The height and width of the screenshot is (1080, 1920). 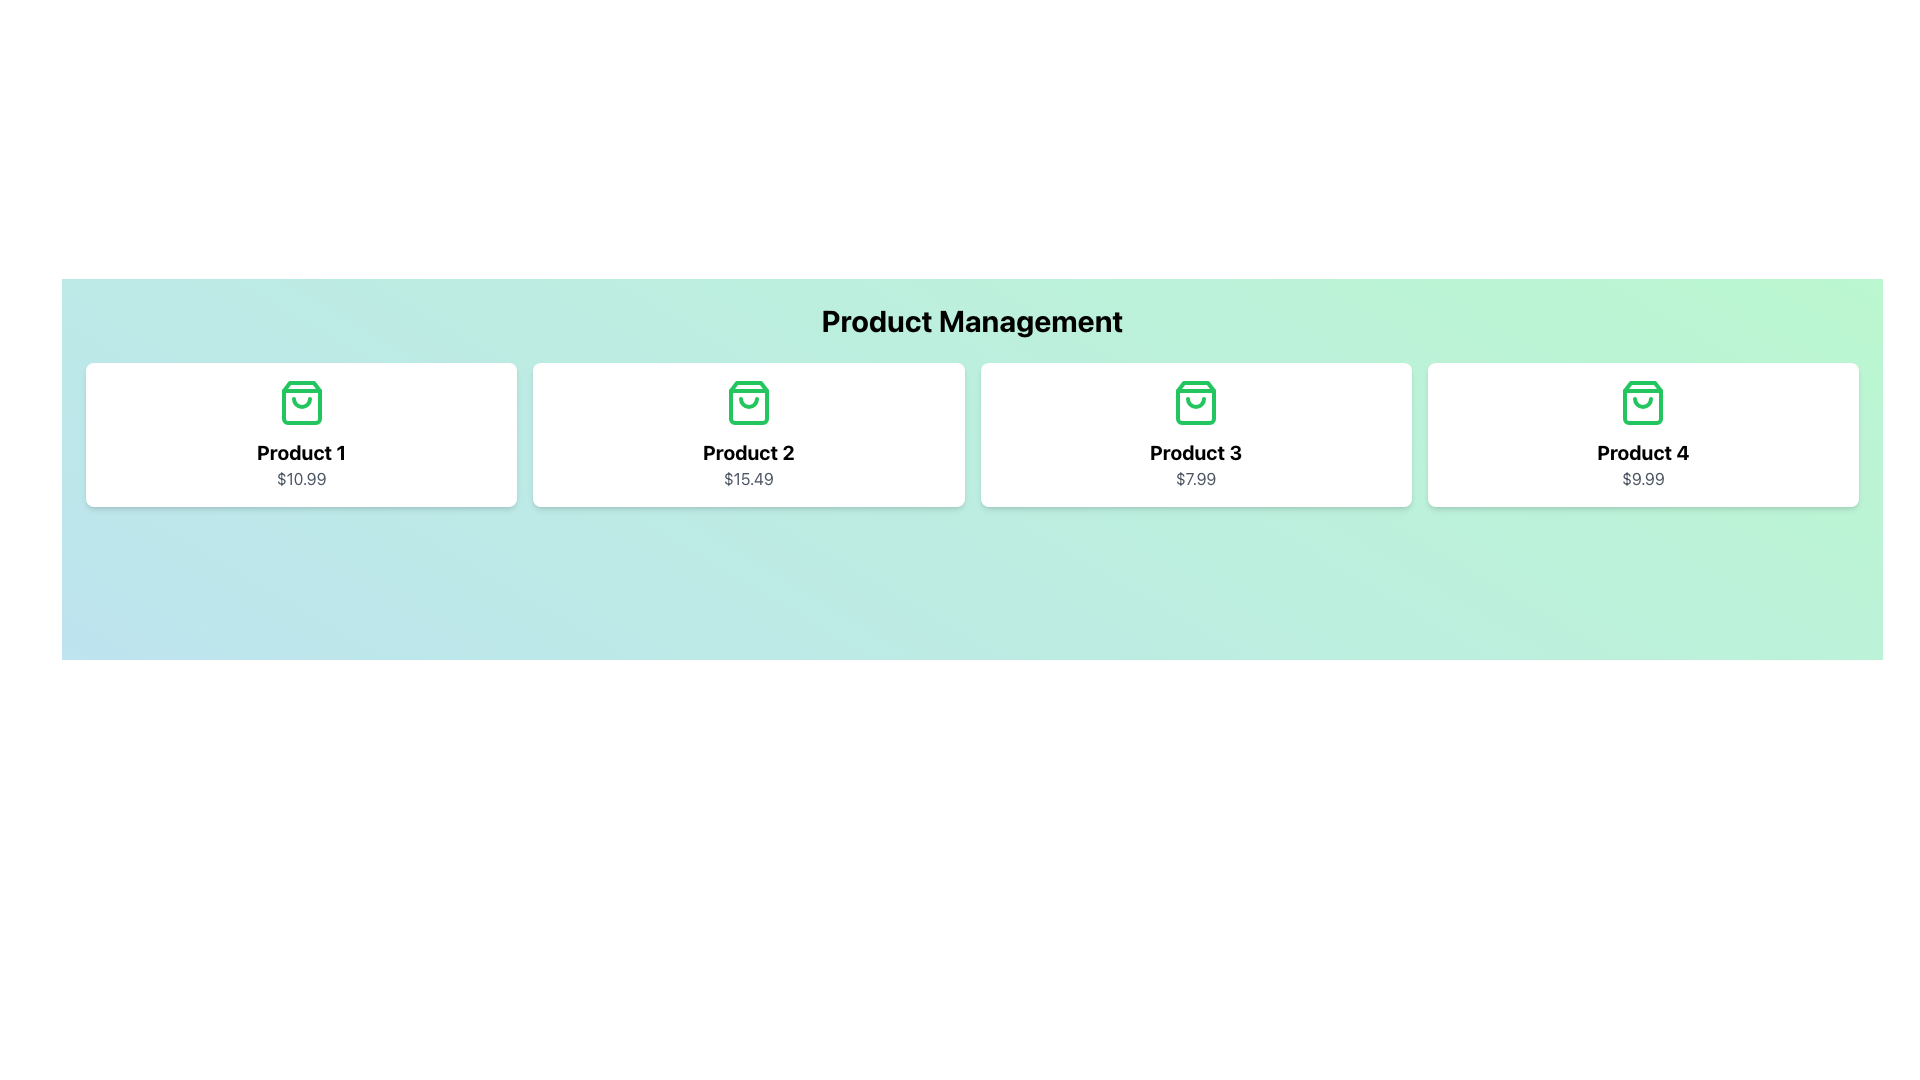 I want to click on the informational text label displaying the price of 'Product 2', located at the bottom of the card beneath the title, so click(x=747, y=478).